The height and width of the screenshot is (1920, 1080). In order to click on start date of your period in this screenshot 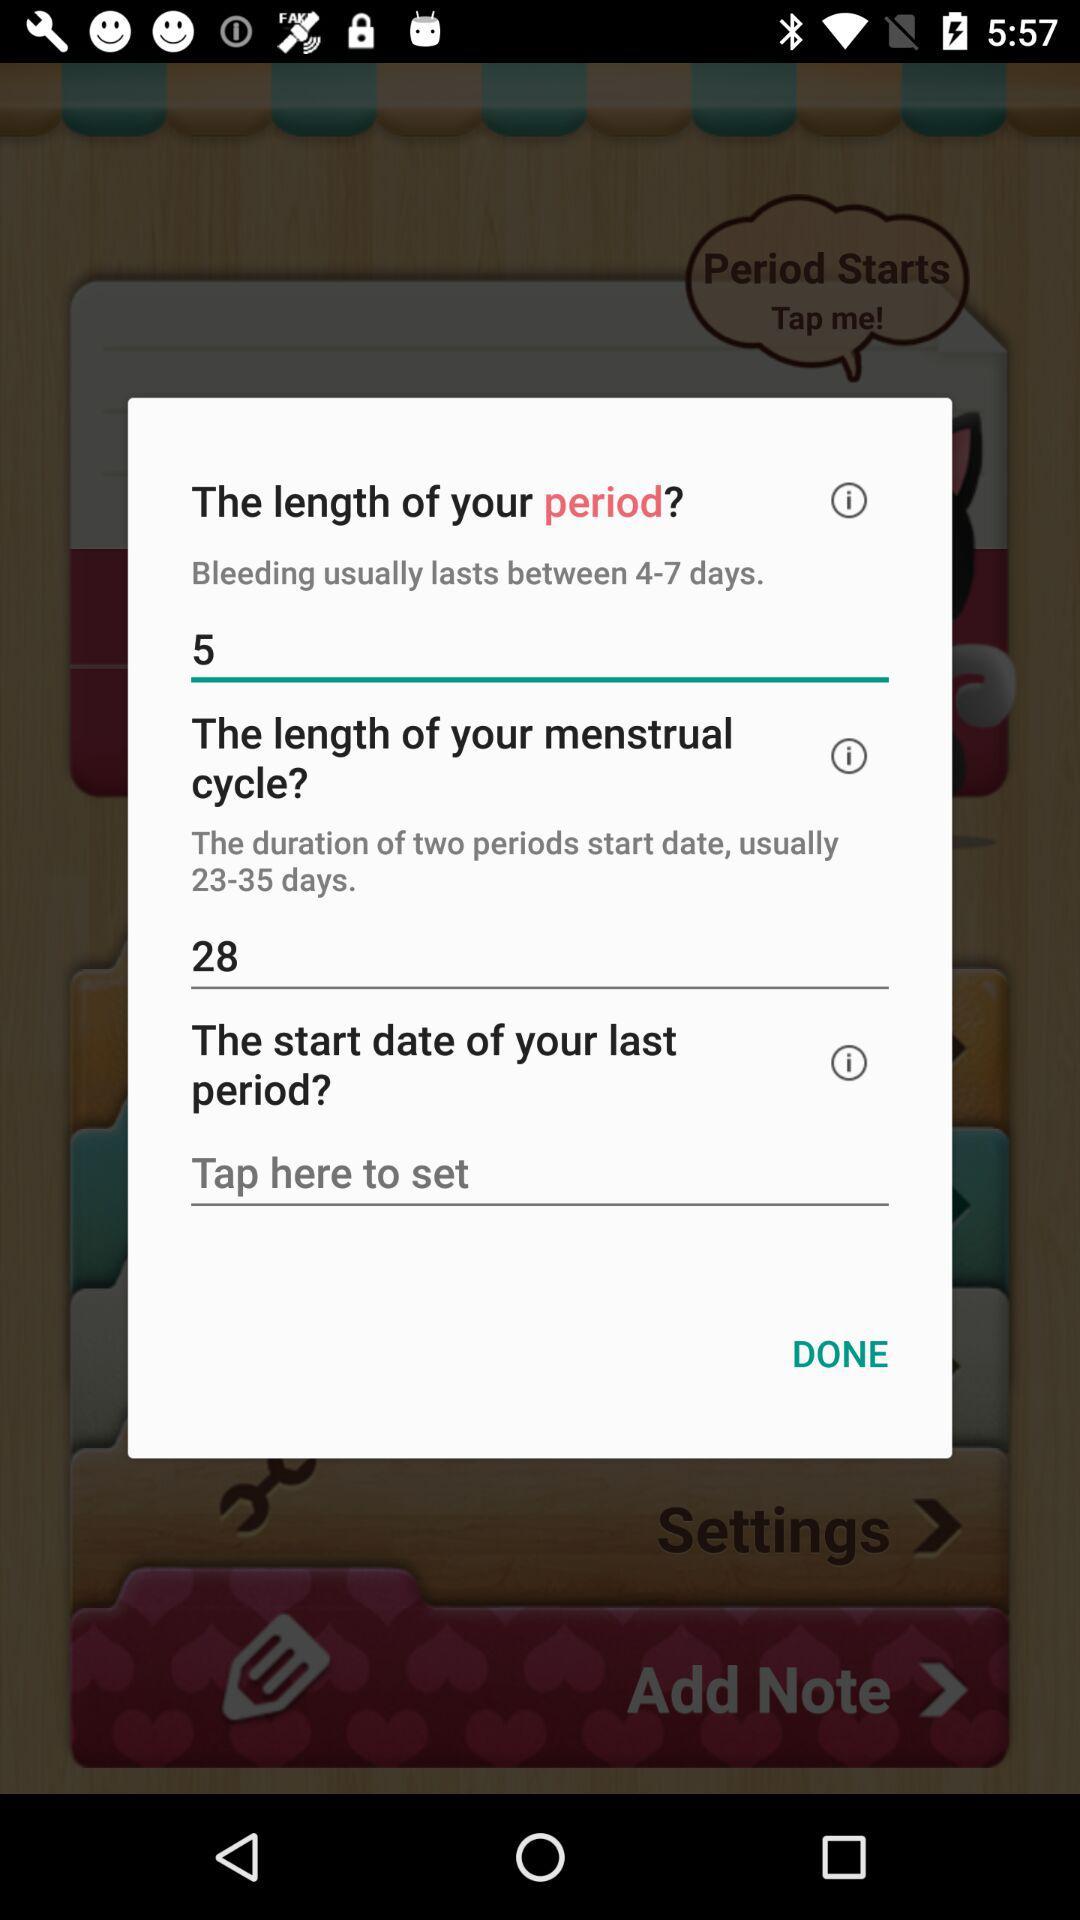, I will do `click(540, 1174)`.